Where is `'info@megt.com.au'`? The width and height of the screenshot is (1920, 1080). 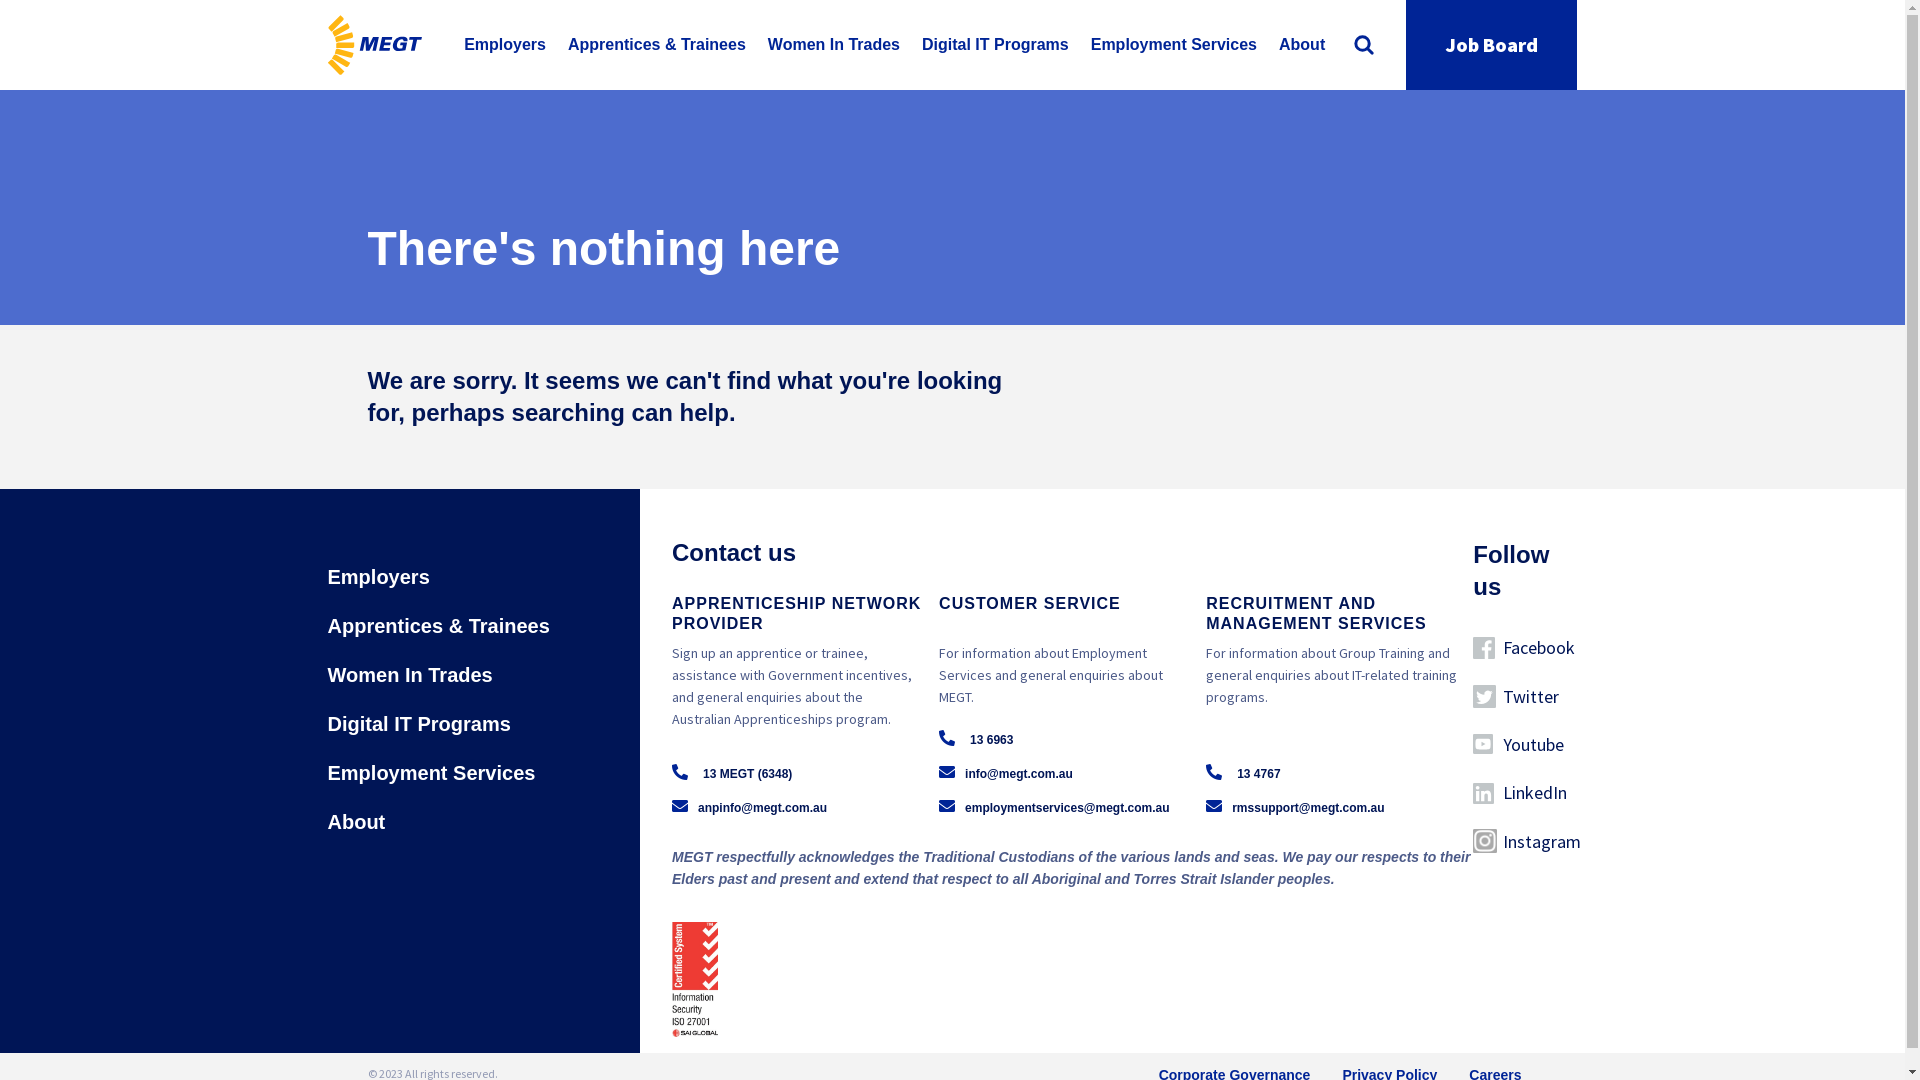
'info@megt.com.au' is located at coordinates (1006, 771).